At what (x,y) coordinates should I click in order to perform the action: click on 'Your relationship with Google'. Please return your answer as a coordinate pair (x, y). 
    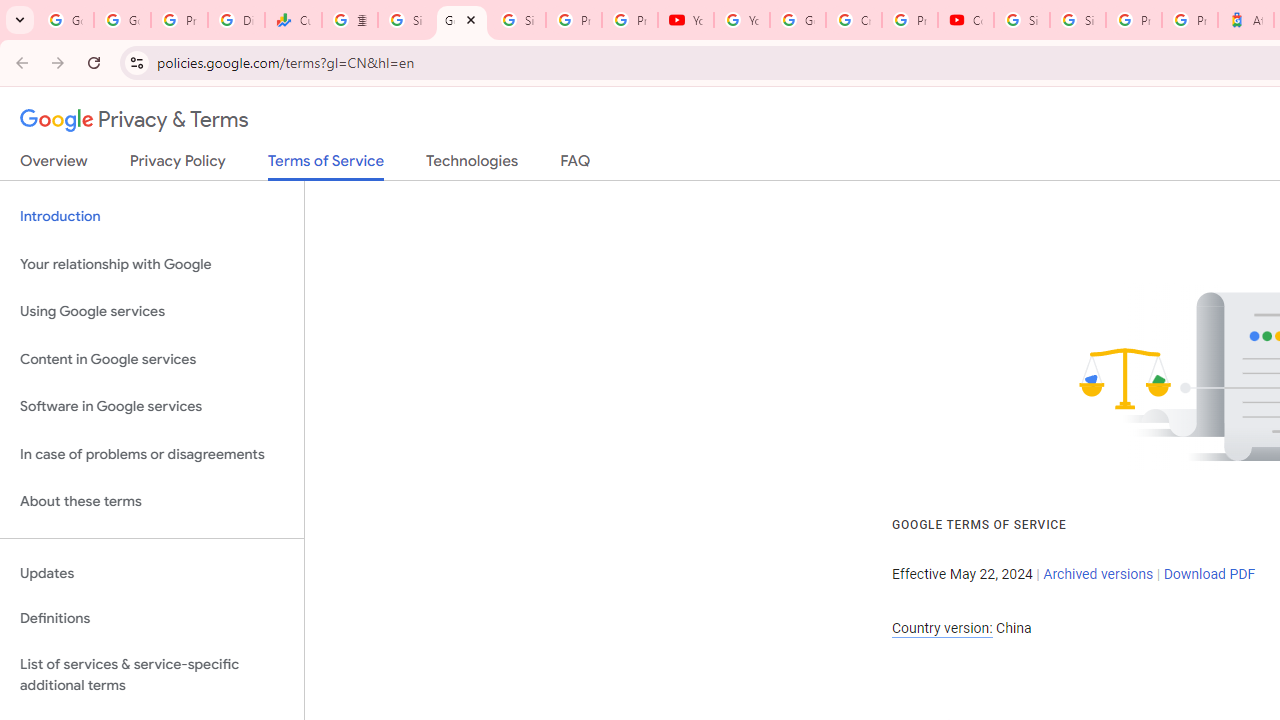
    Looking at the image, I should click on (151, 263).